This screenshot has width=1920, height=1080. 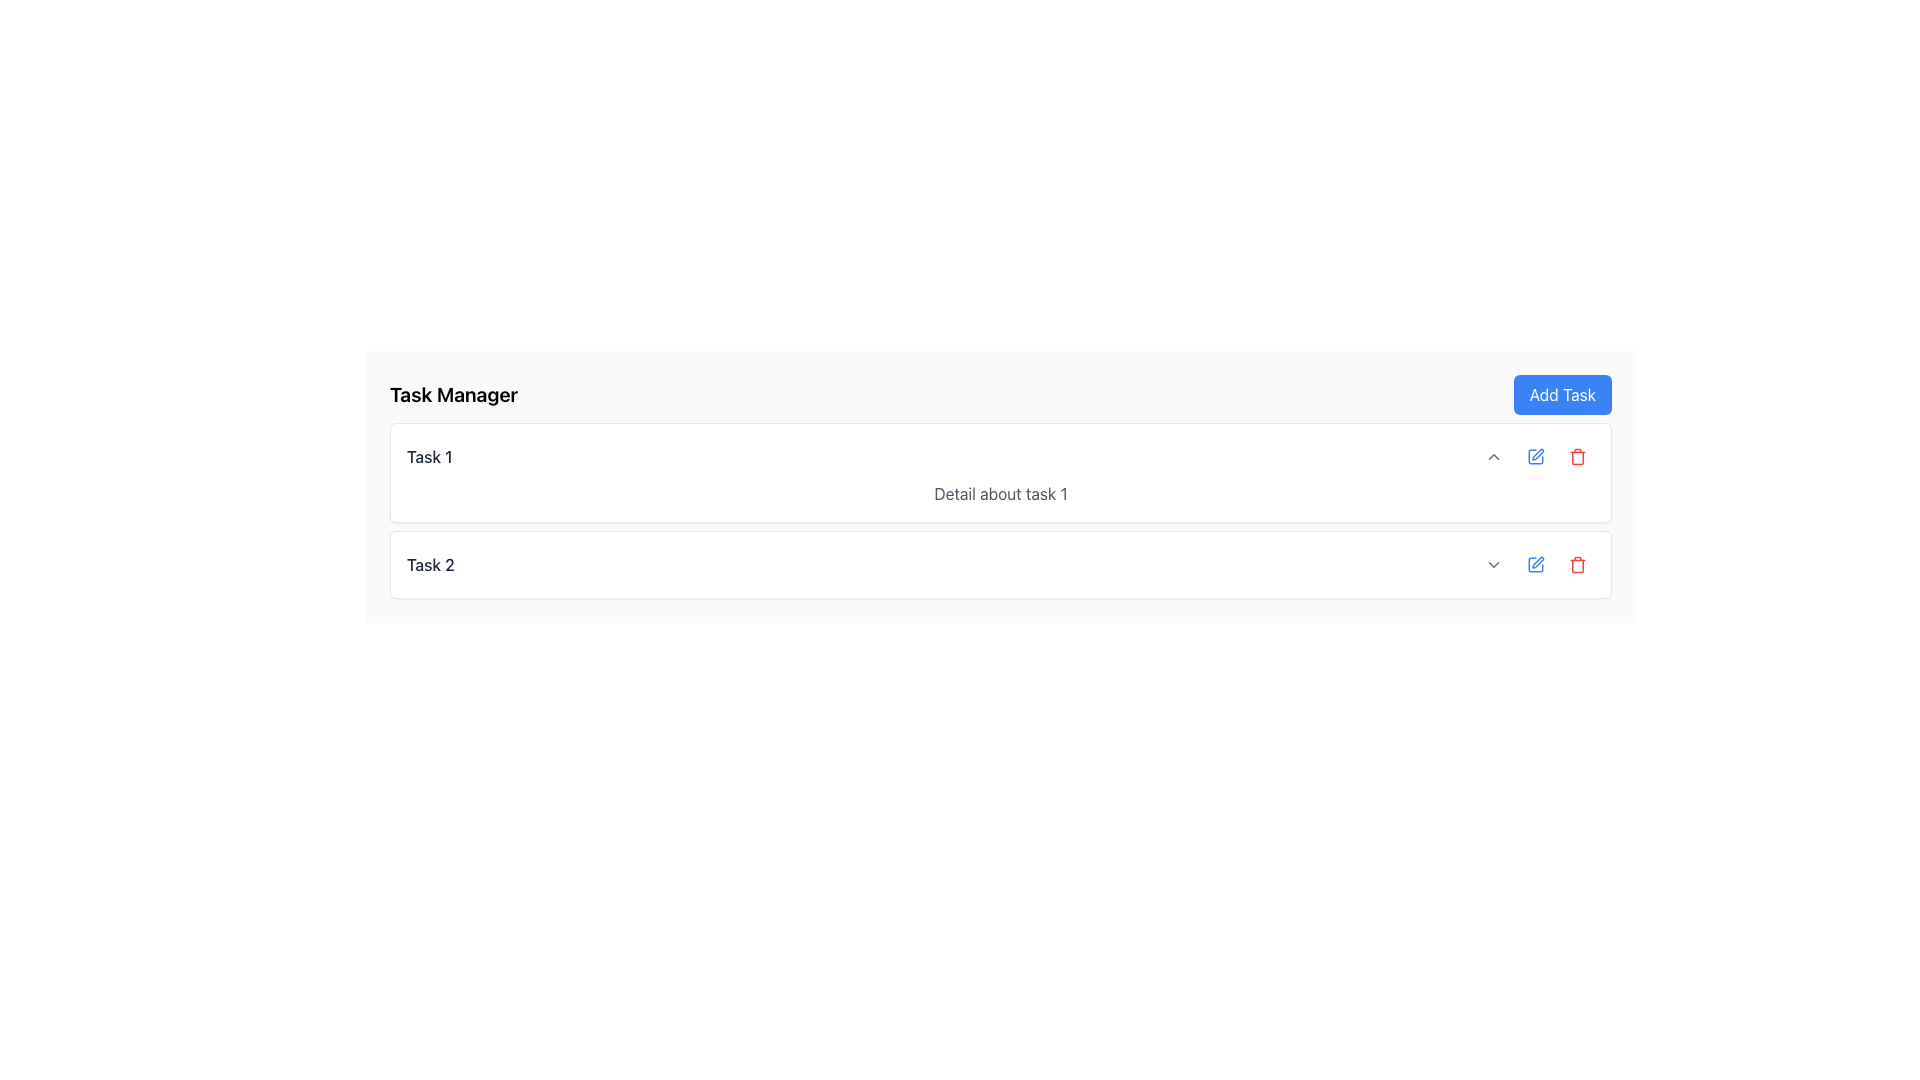 I want to click on the edit task button, which is the second interactive icon on the right side of a task entry in the task manager interface, so click(x=1535, y=456).